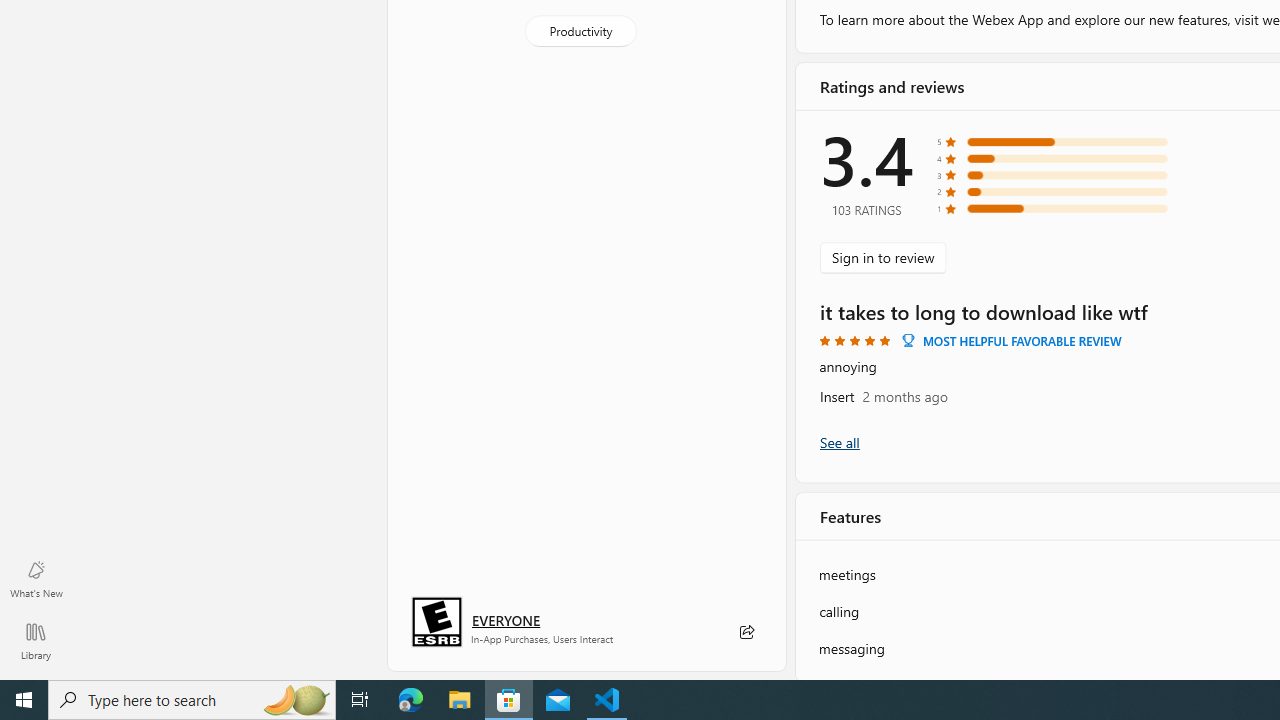 This screenshot has width=1280, height=720. I want to click on 'What', so click(35, 578).